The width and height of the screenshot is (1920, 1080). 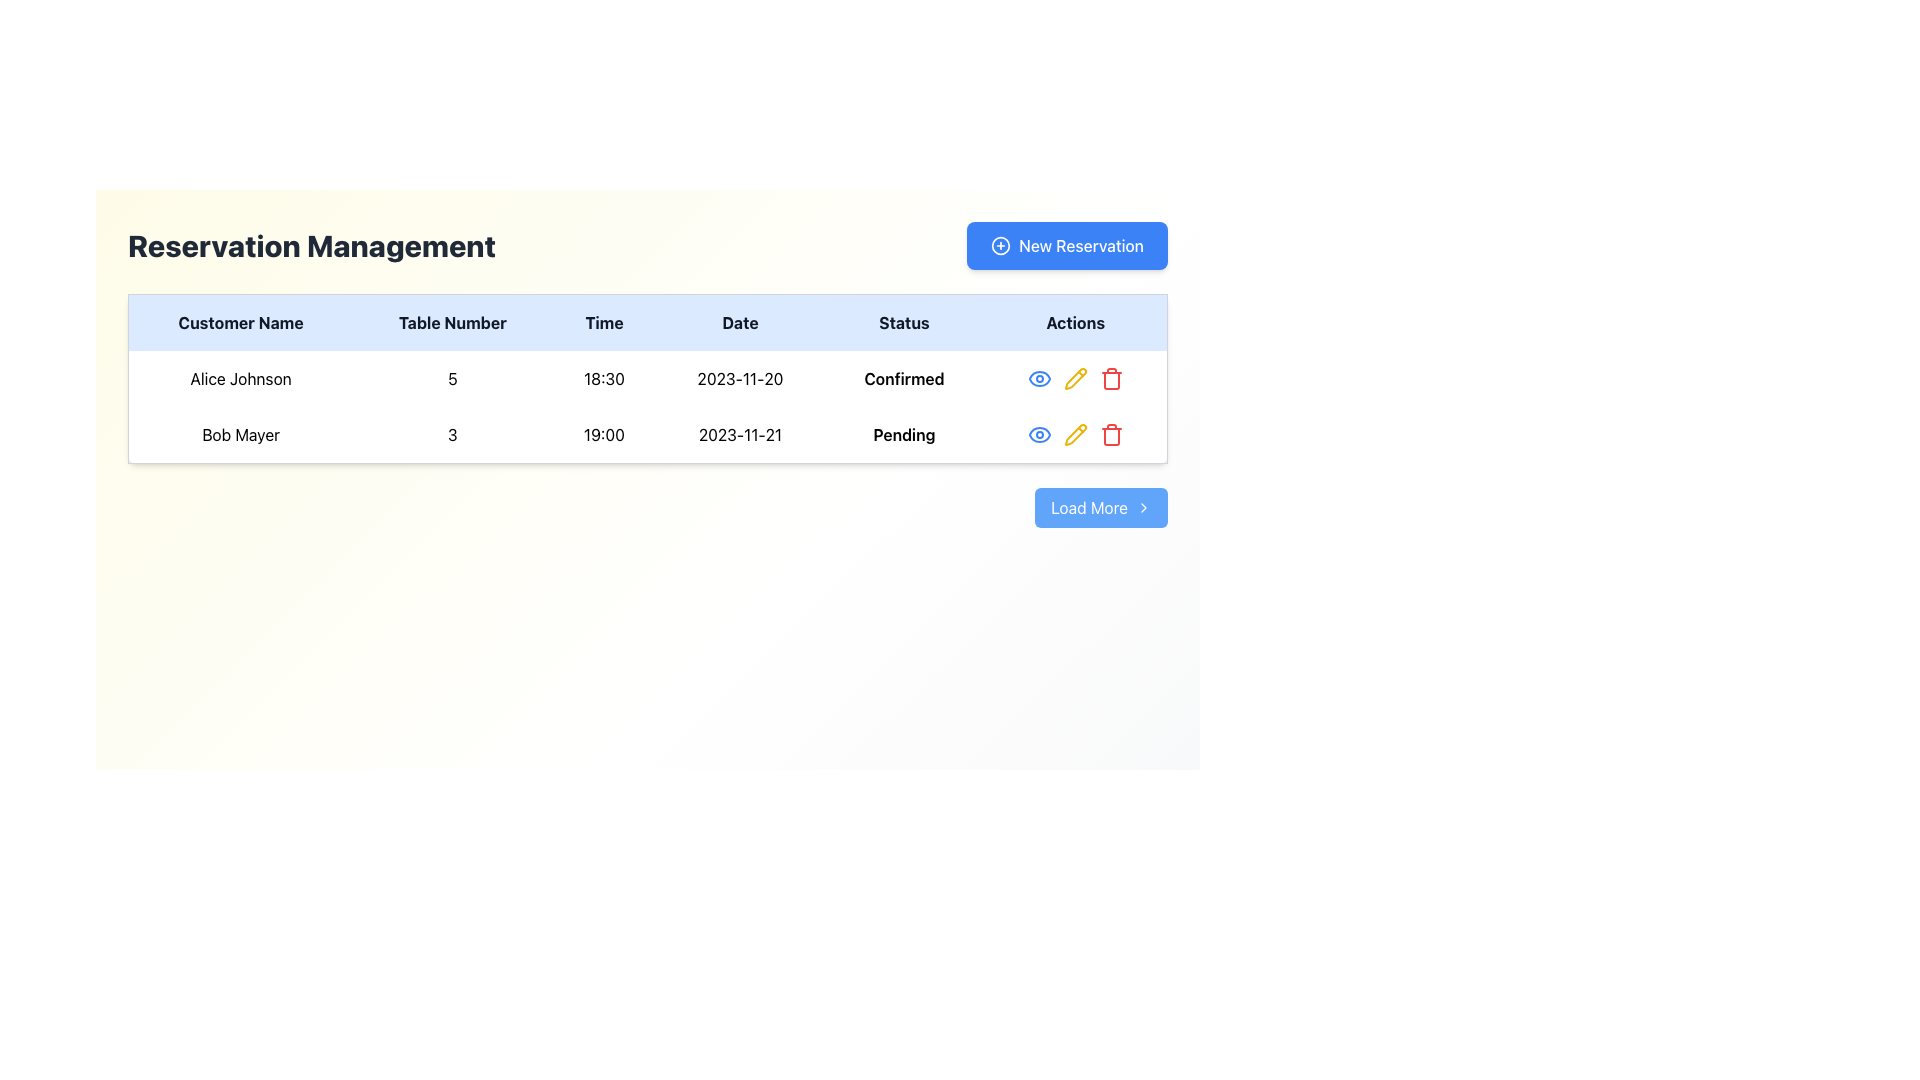 I want to click on the text element displaying the numeric value '5' in the second column of the first row of the table, if it is enabled, so click(x=451, y=378).